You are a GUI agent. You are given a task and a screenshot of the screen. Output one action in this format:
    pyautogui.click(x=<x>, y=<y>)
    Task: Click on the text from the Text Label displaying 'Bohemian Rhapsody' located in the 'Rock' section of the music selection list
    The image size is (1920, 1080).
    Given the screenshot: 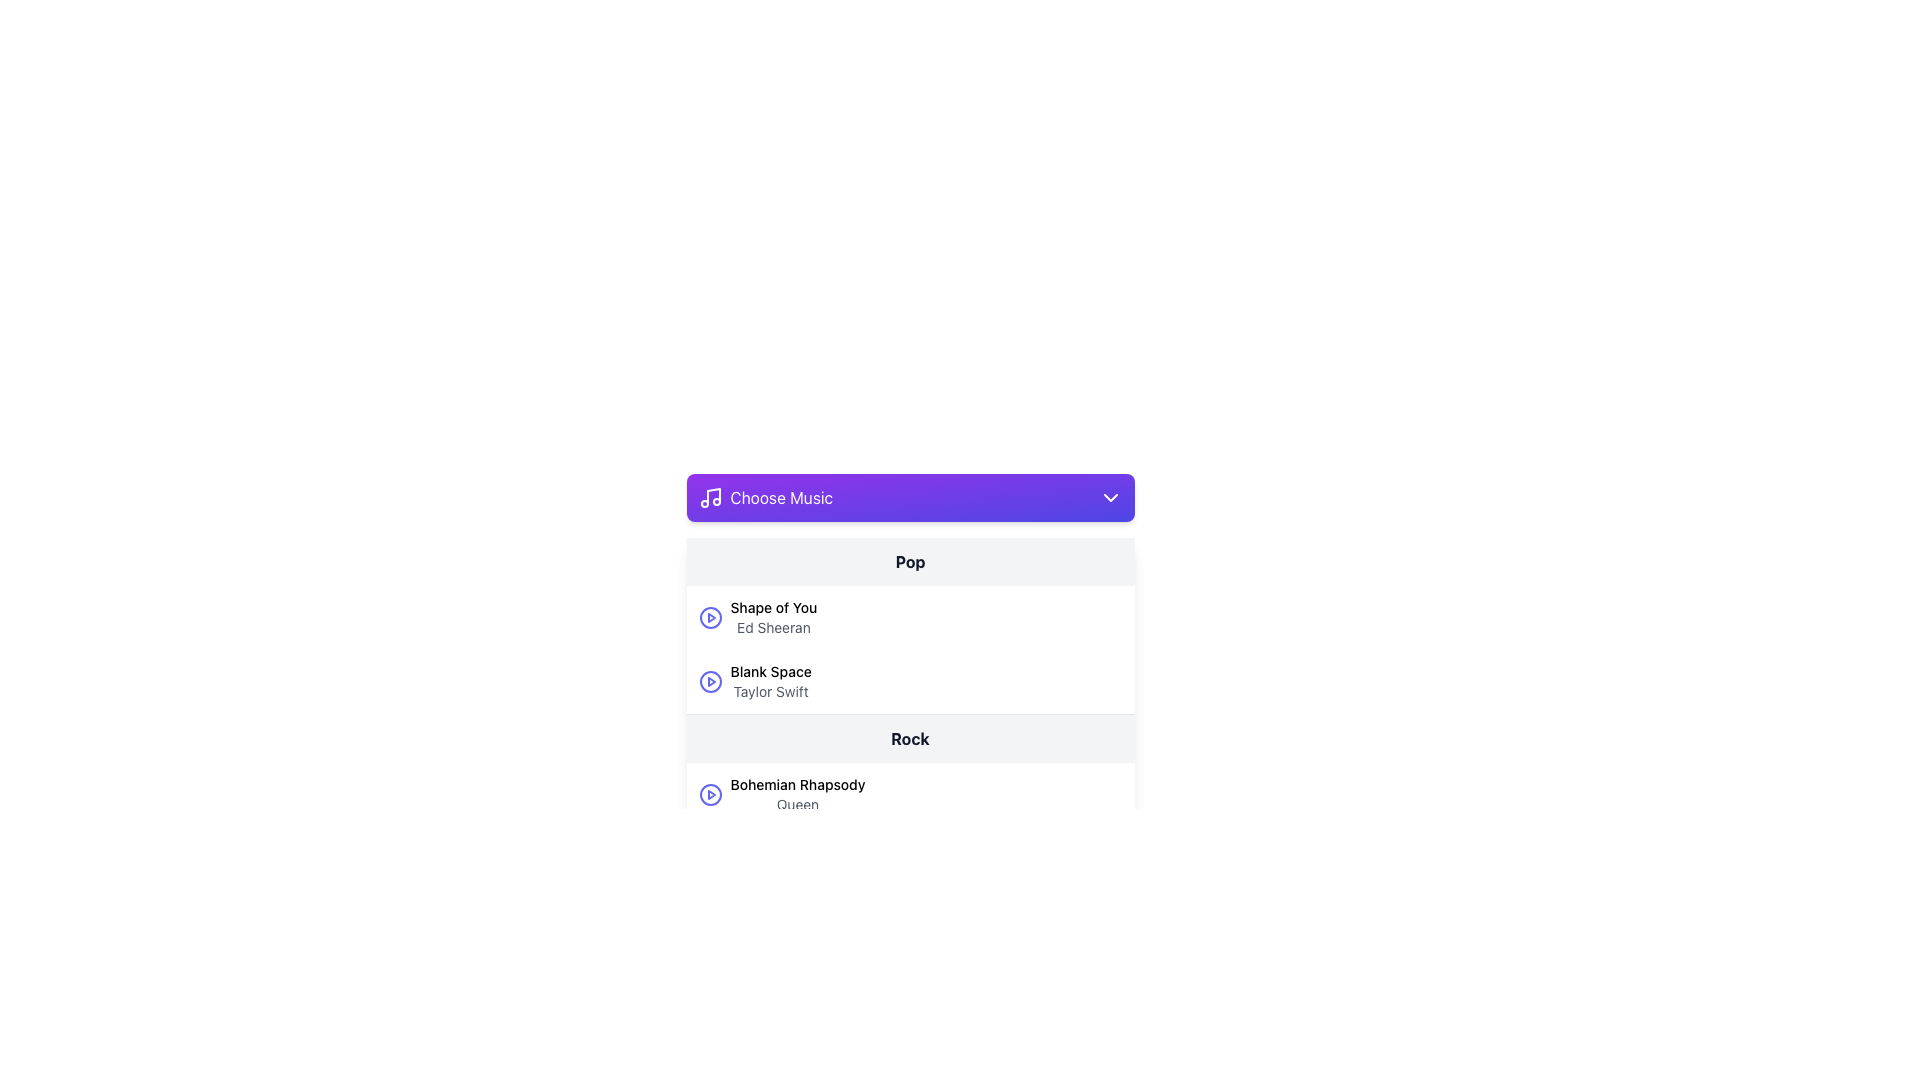 What is the action you would take?
    pyautogui.click(x=796, y=784)
    